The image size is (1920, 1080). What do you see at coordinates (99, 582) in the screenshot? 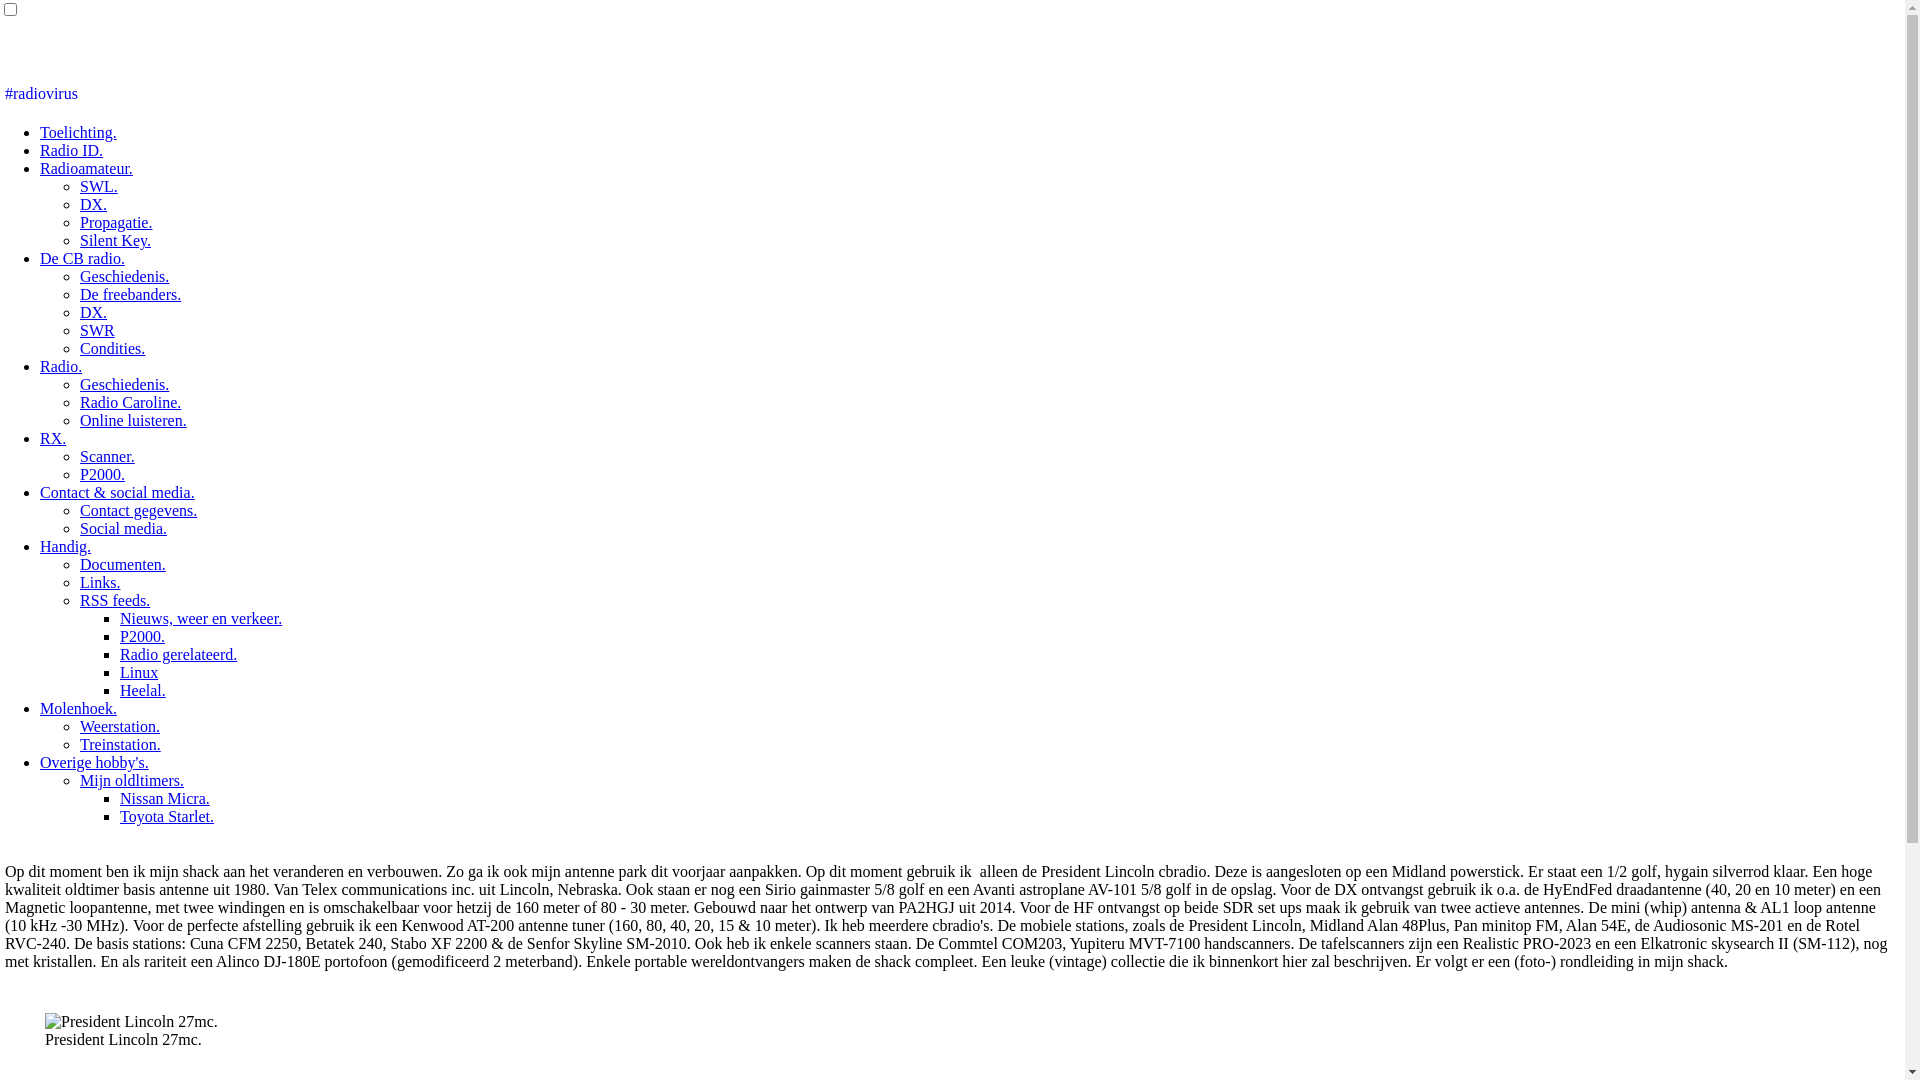
I see `'Links.'` at bounding box center [99, 582].